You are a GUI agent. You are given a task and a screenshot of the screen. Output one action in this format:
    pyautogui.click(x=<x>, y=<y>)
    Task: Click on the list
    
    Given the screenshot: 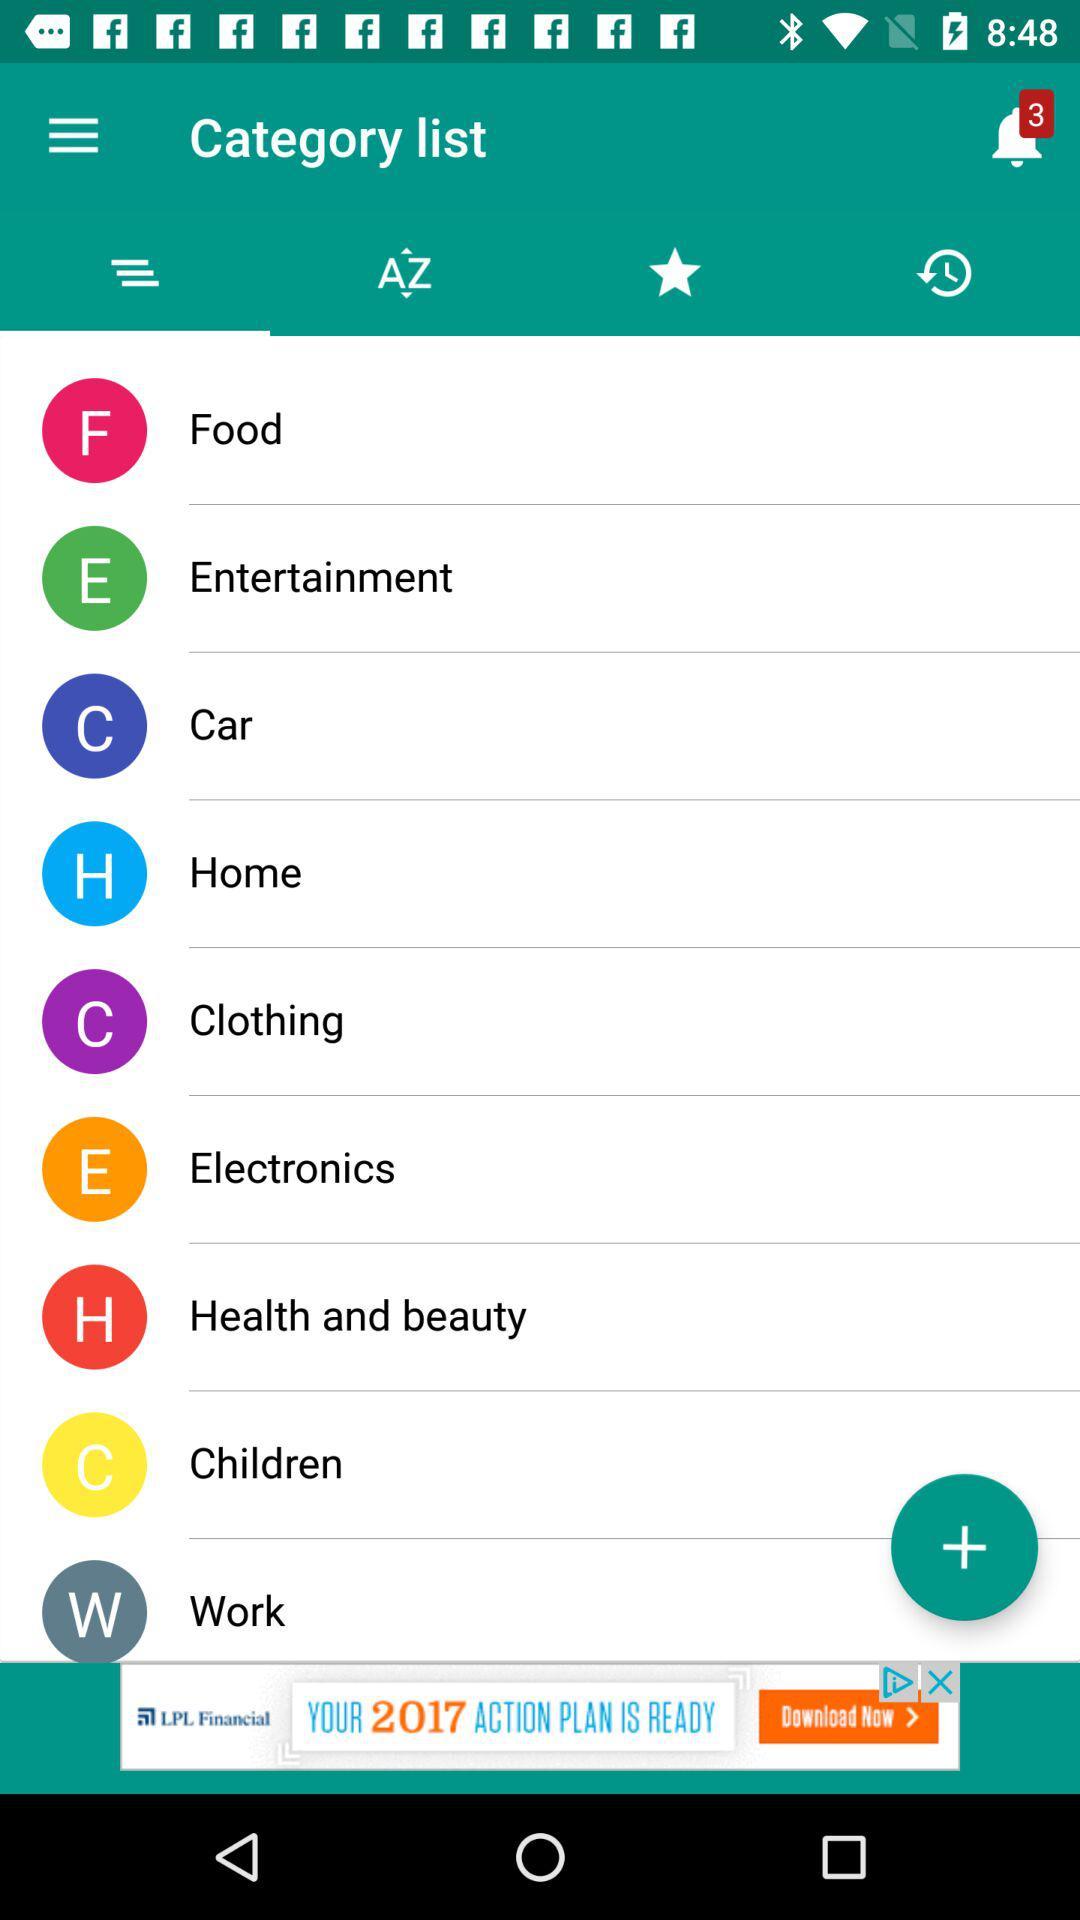 What is the action you would take?
    pyautogui.click(x=963, y=1546)
    